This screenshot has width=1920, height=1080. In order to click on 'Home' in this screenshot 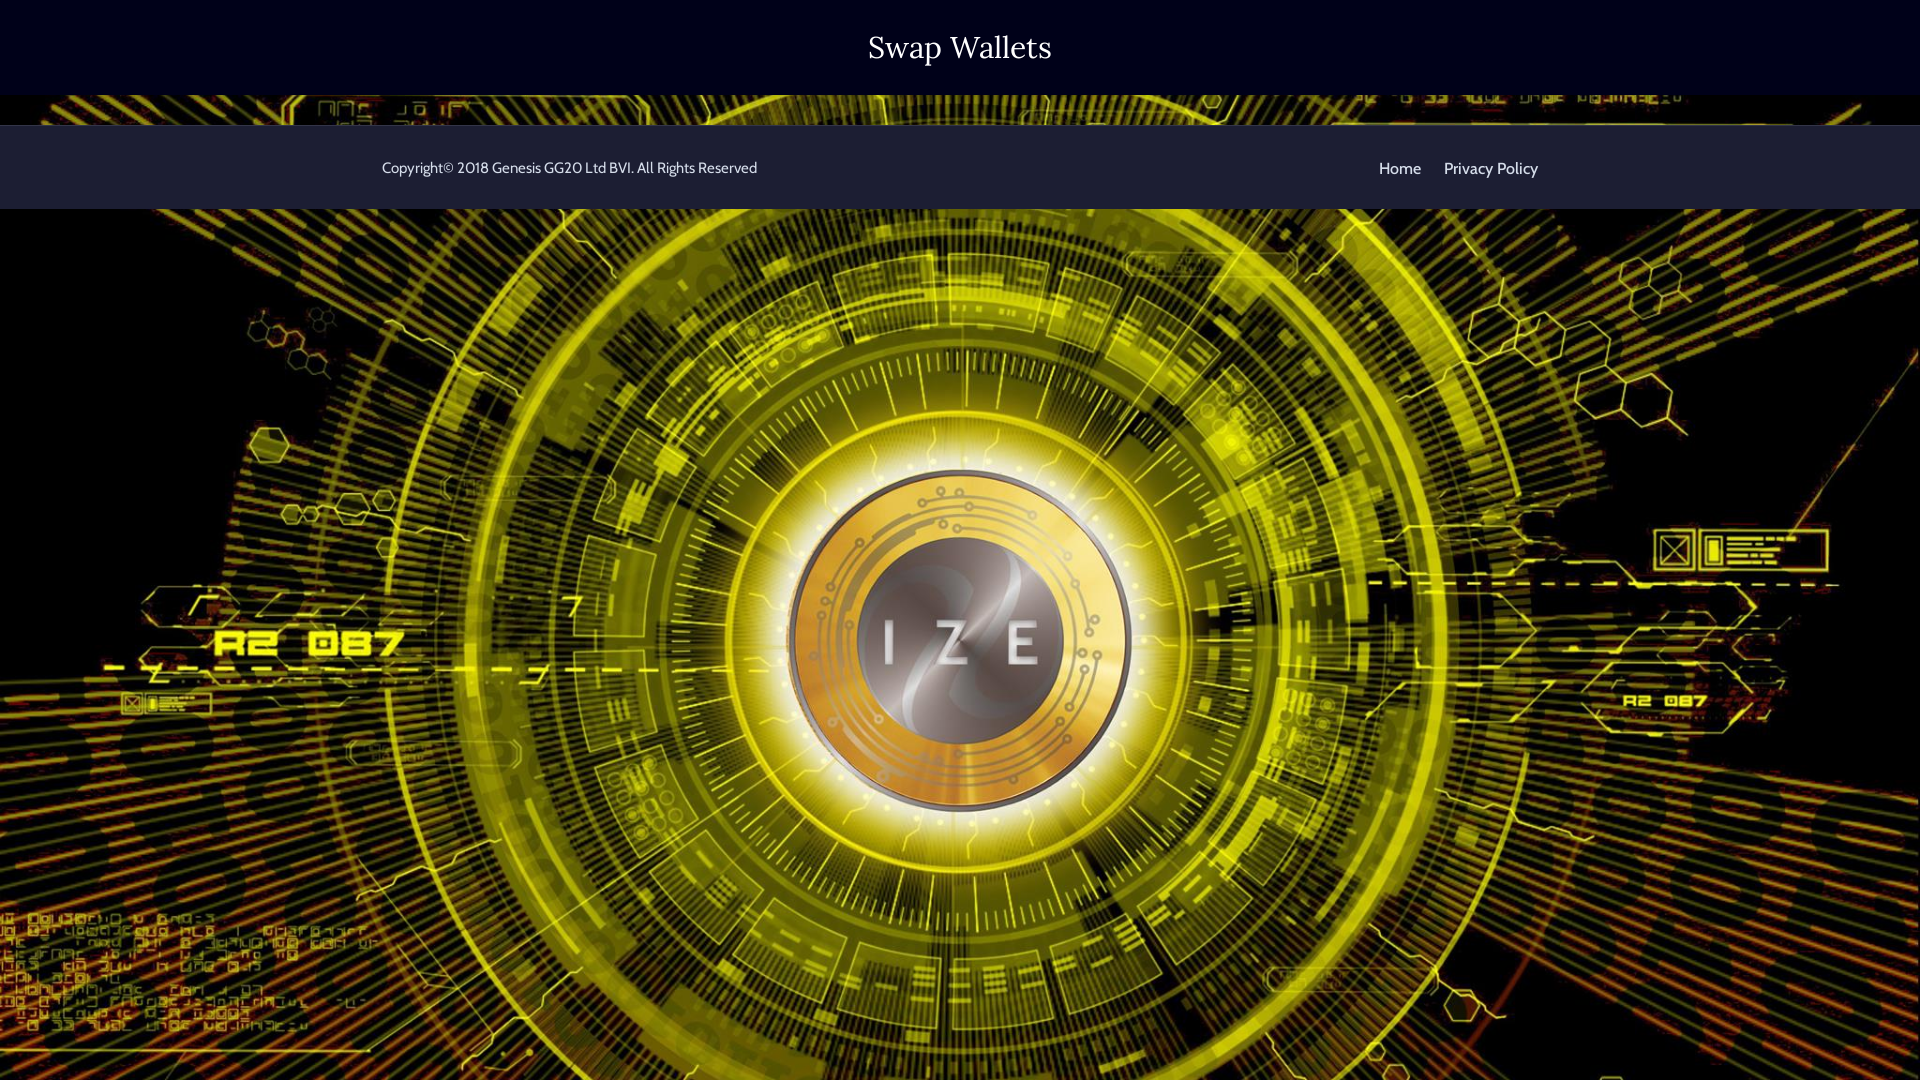, I will do `click(1399, 167)`.